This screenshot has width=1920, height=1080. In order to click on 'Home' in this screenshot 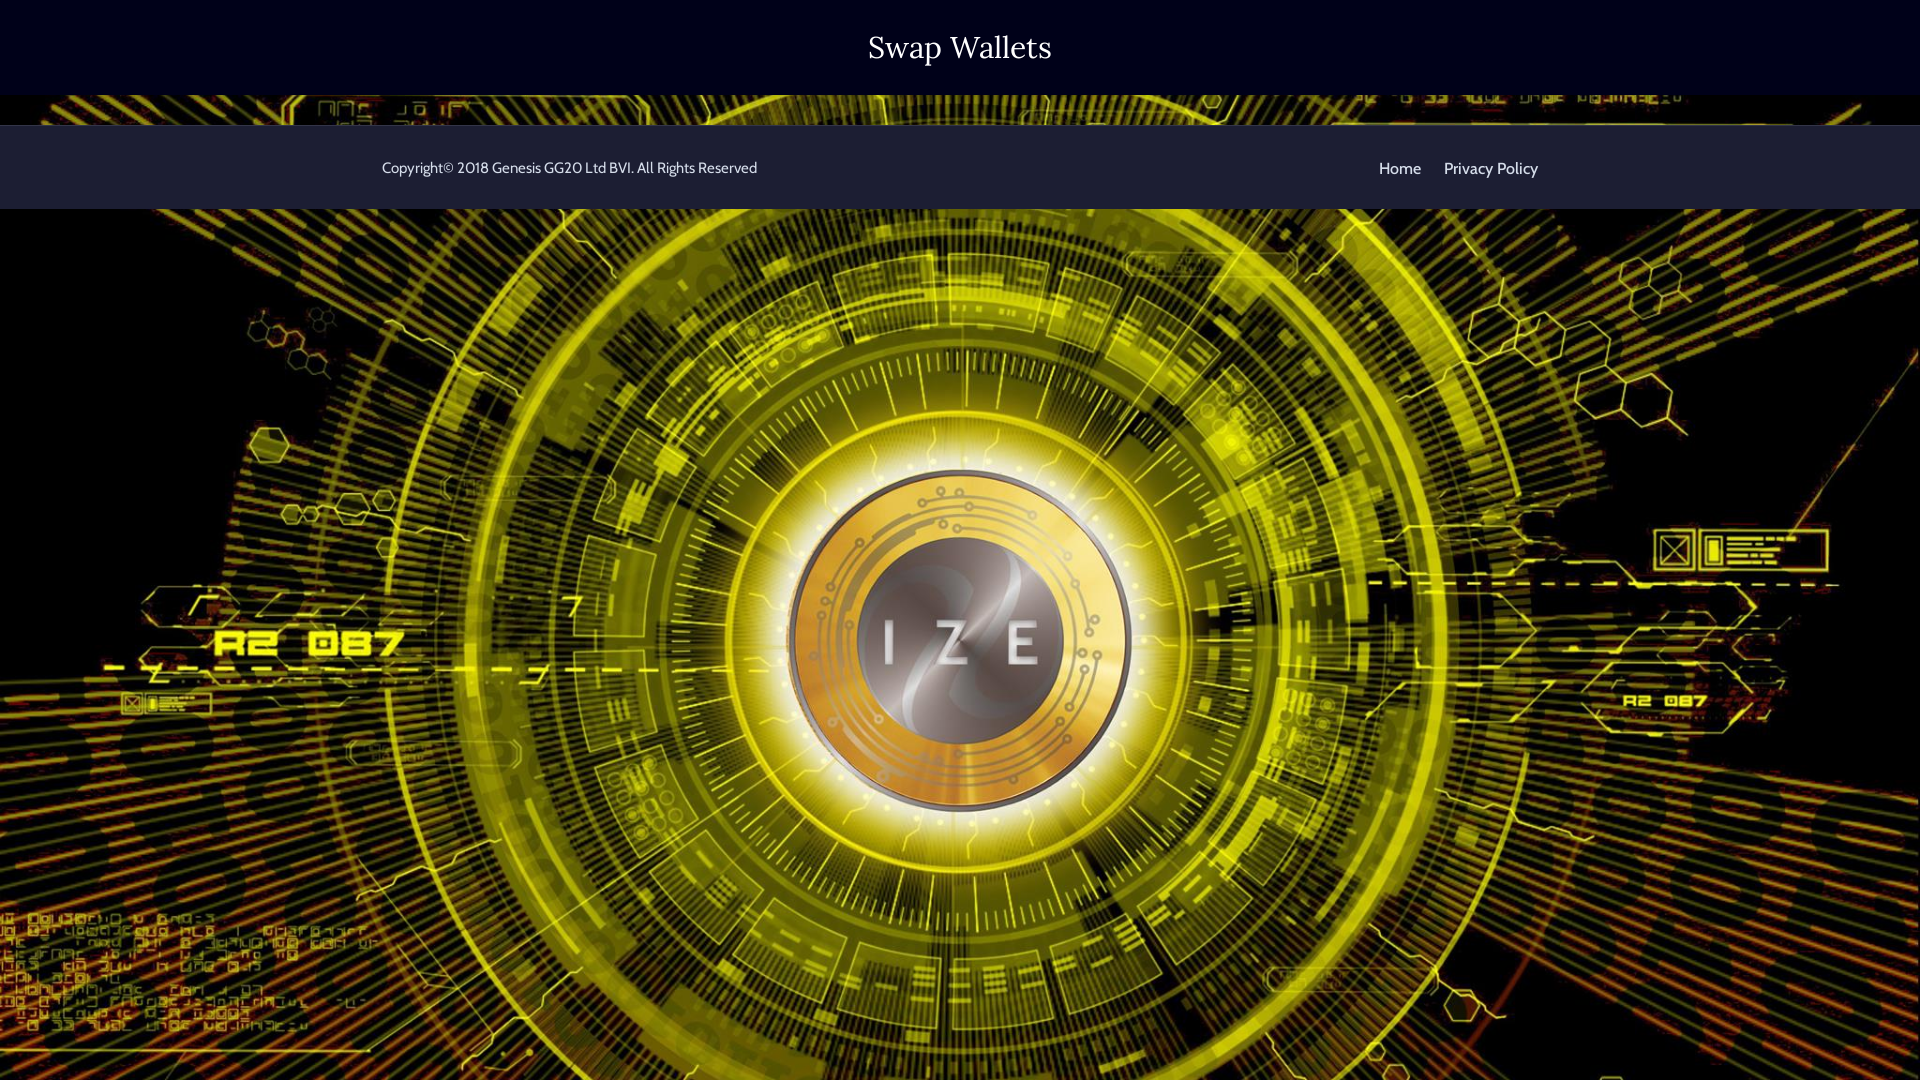, I will do `click(1399, 167)`.